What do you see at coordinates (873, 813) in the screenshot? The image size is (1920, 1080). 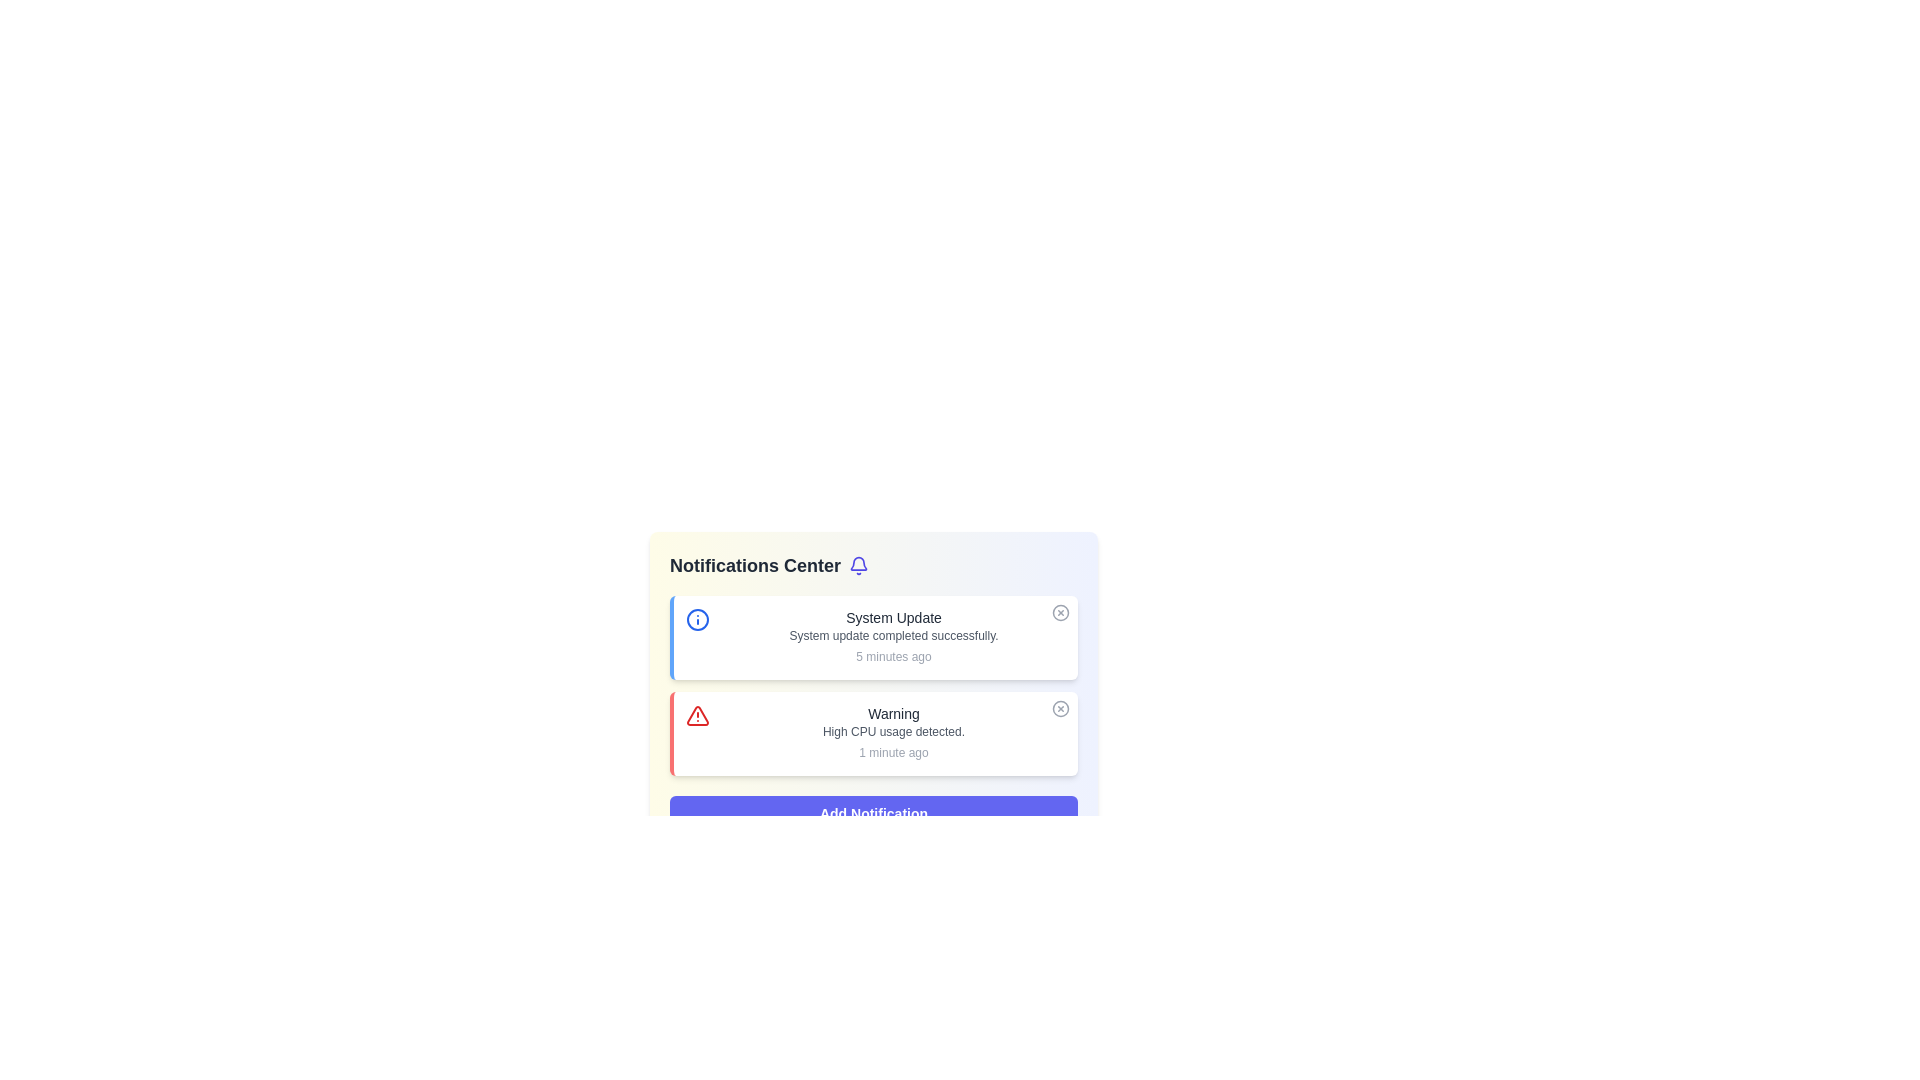 I see `the 'Add Notification' button, which is a rectangular button with rounded corners and a solid indigo background, located at the bottom of the 'Notifications Center'` at bounding box center [873, 813].